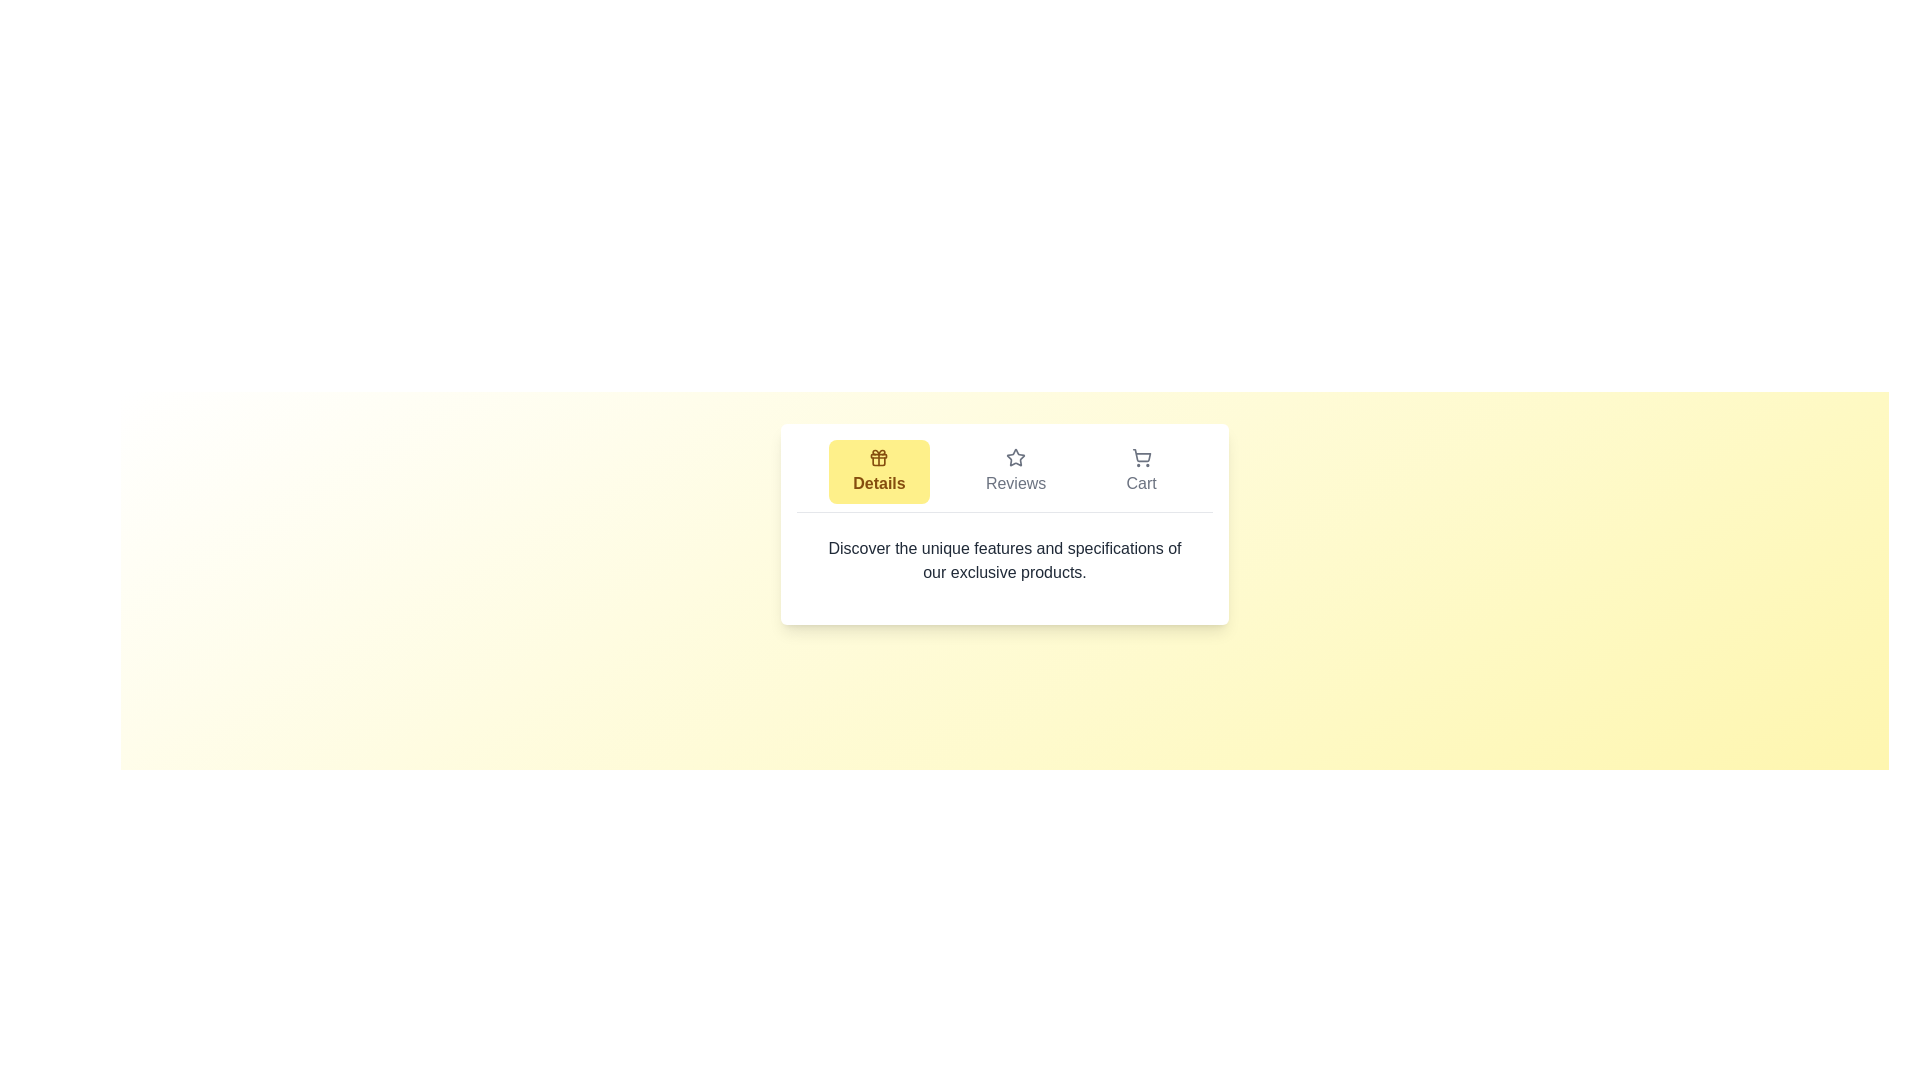 The height and width of the screenshot is (1080, 1920). I want to click on the tab labeled Reviews to switch to its content, so click(1016, 471).